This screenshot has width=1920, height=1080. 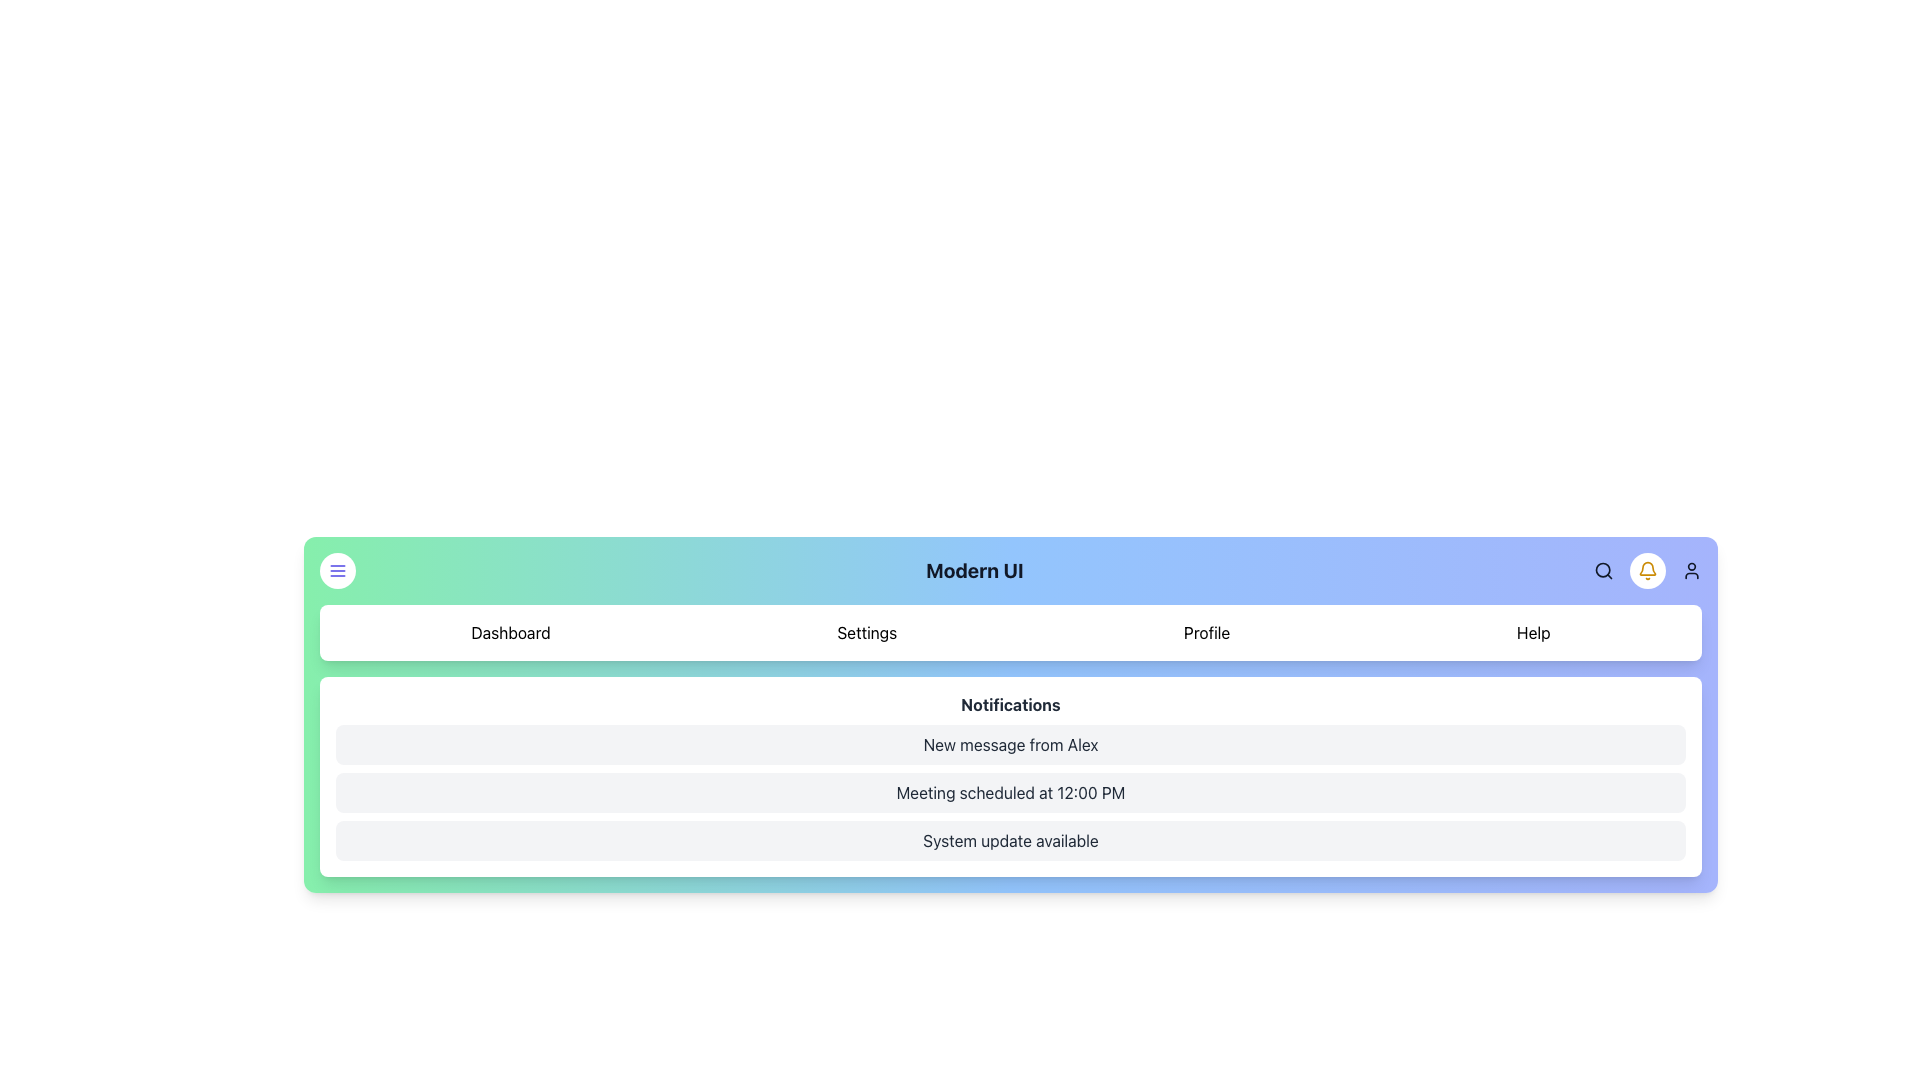 I want to click on the 'Dashboard' text button located in the top-left portion of the horizontal menu bar, so click(x=510, y=632).